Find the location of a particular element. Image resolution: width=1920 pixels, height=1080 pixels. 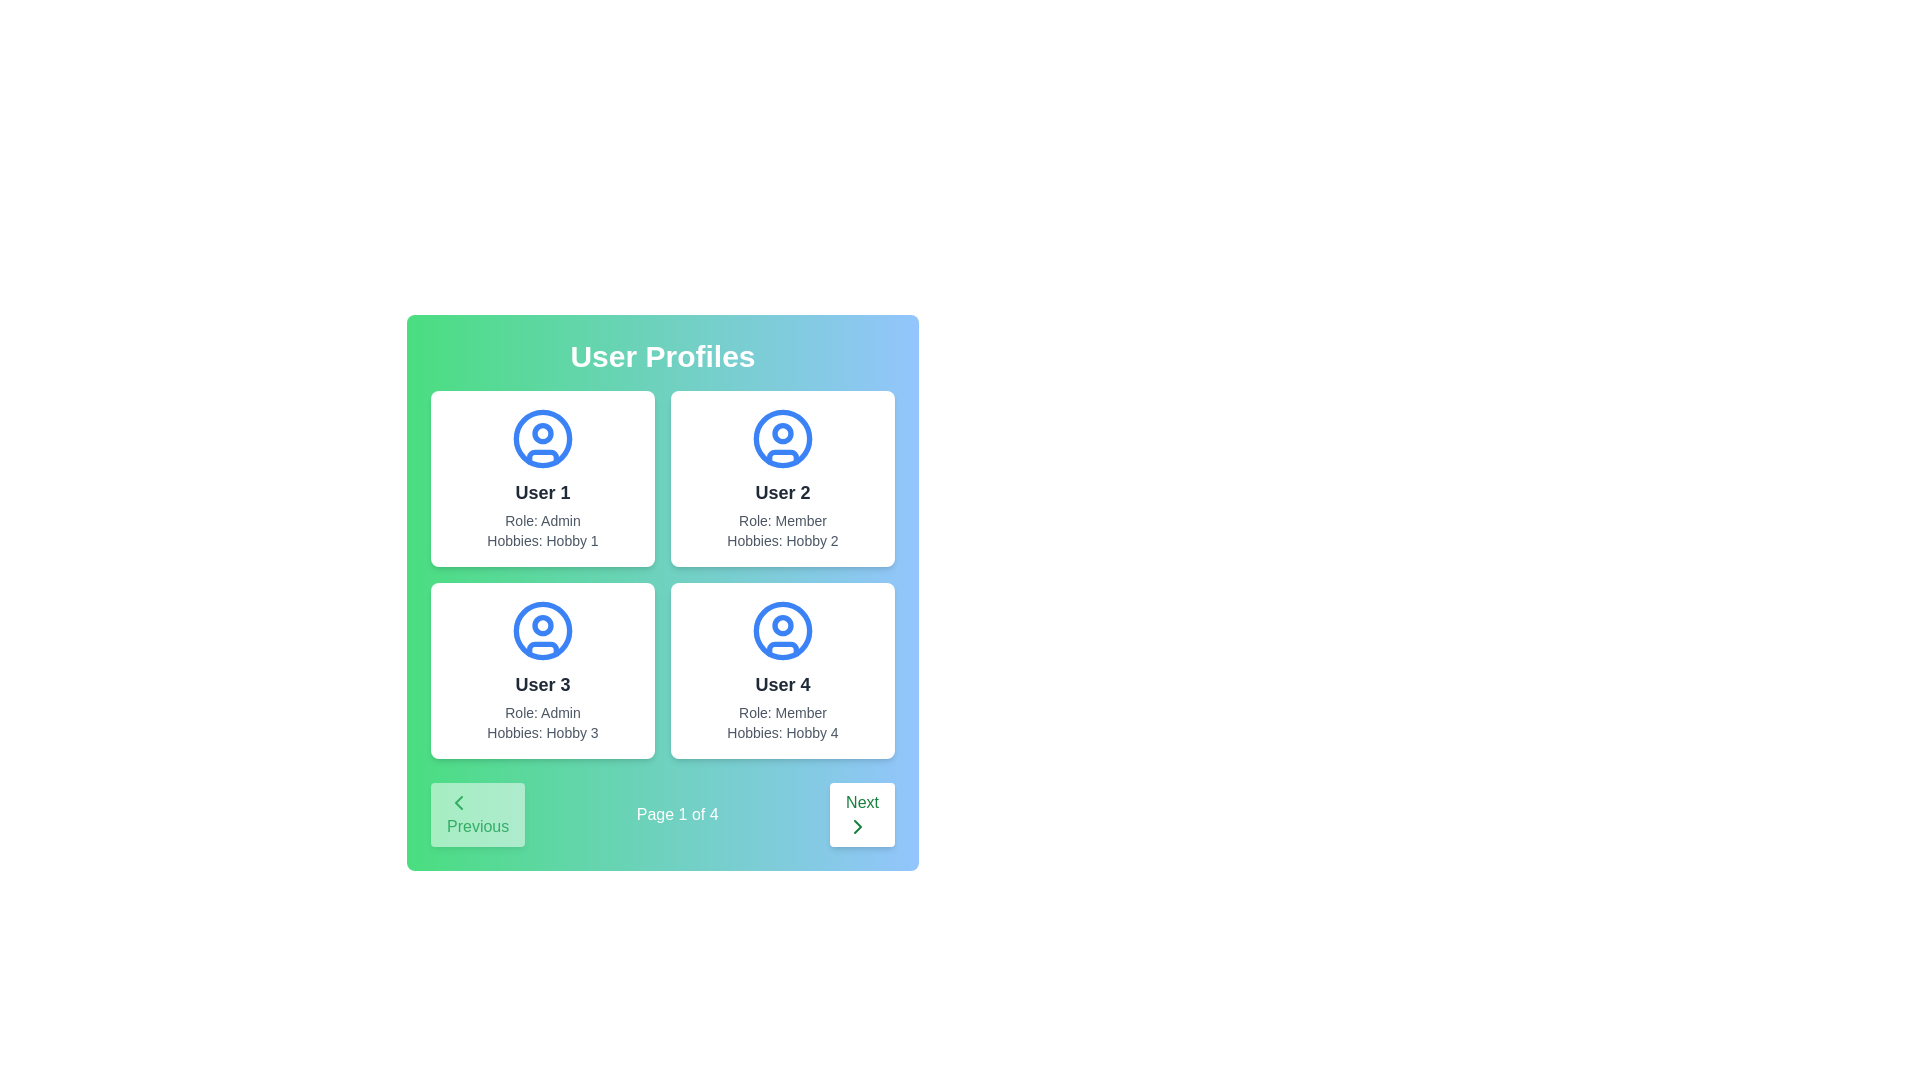

the decorative shape, which is the outermost circle of the user profile icon labeled 'User 2' in the top-right of the grid layout is located at coordinates (781, 438).